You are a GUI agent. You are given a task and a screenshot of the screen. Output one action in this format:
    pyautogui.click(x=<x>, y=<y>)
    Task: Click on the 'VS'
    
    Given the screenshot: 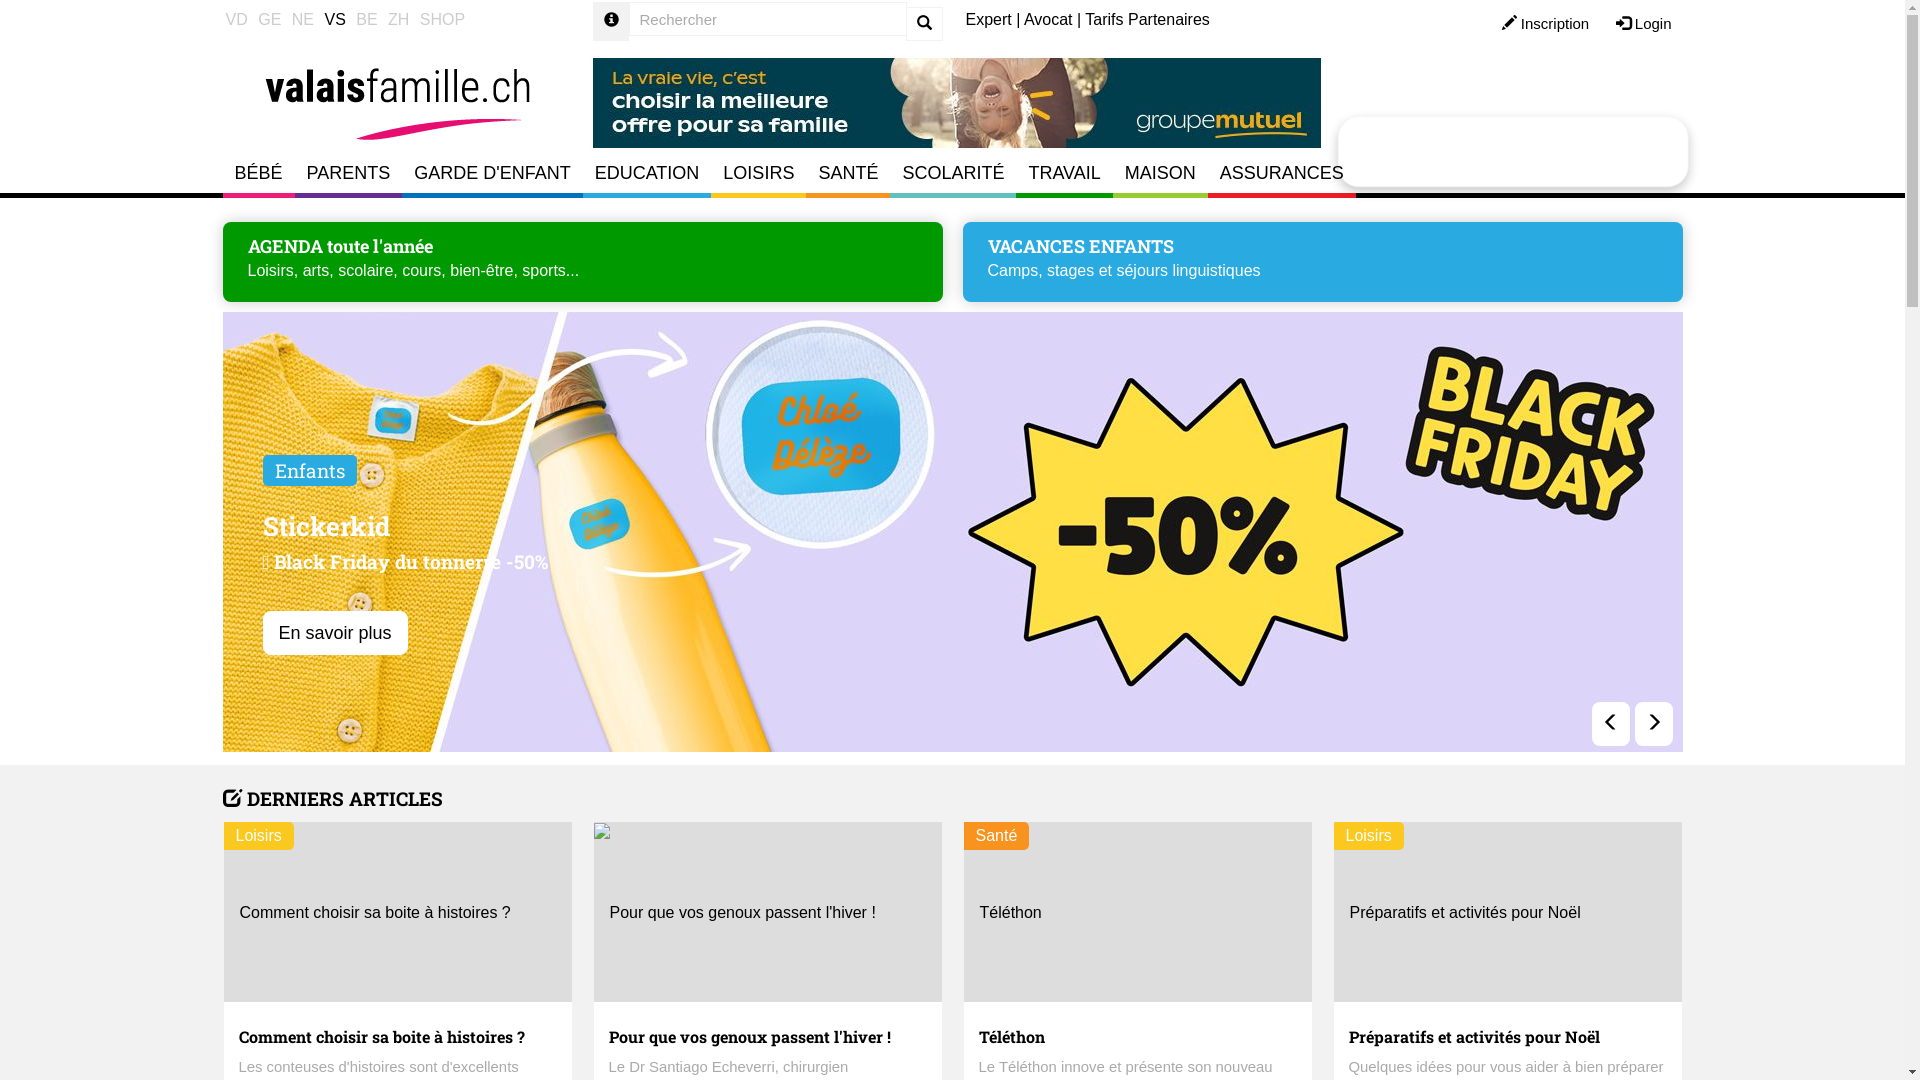 What is the action you would take?
    pyautogui.click(x=334, y=20)
    